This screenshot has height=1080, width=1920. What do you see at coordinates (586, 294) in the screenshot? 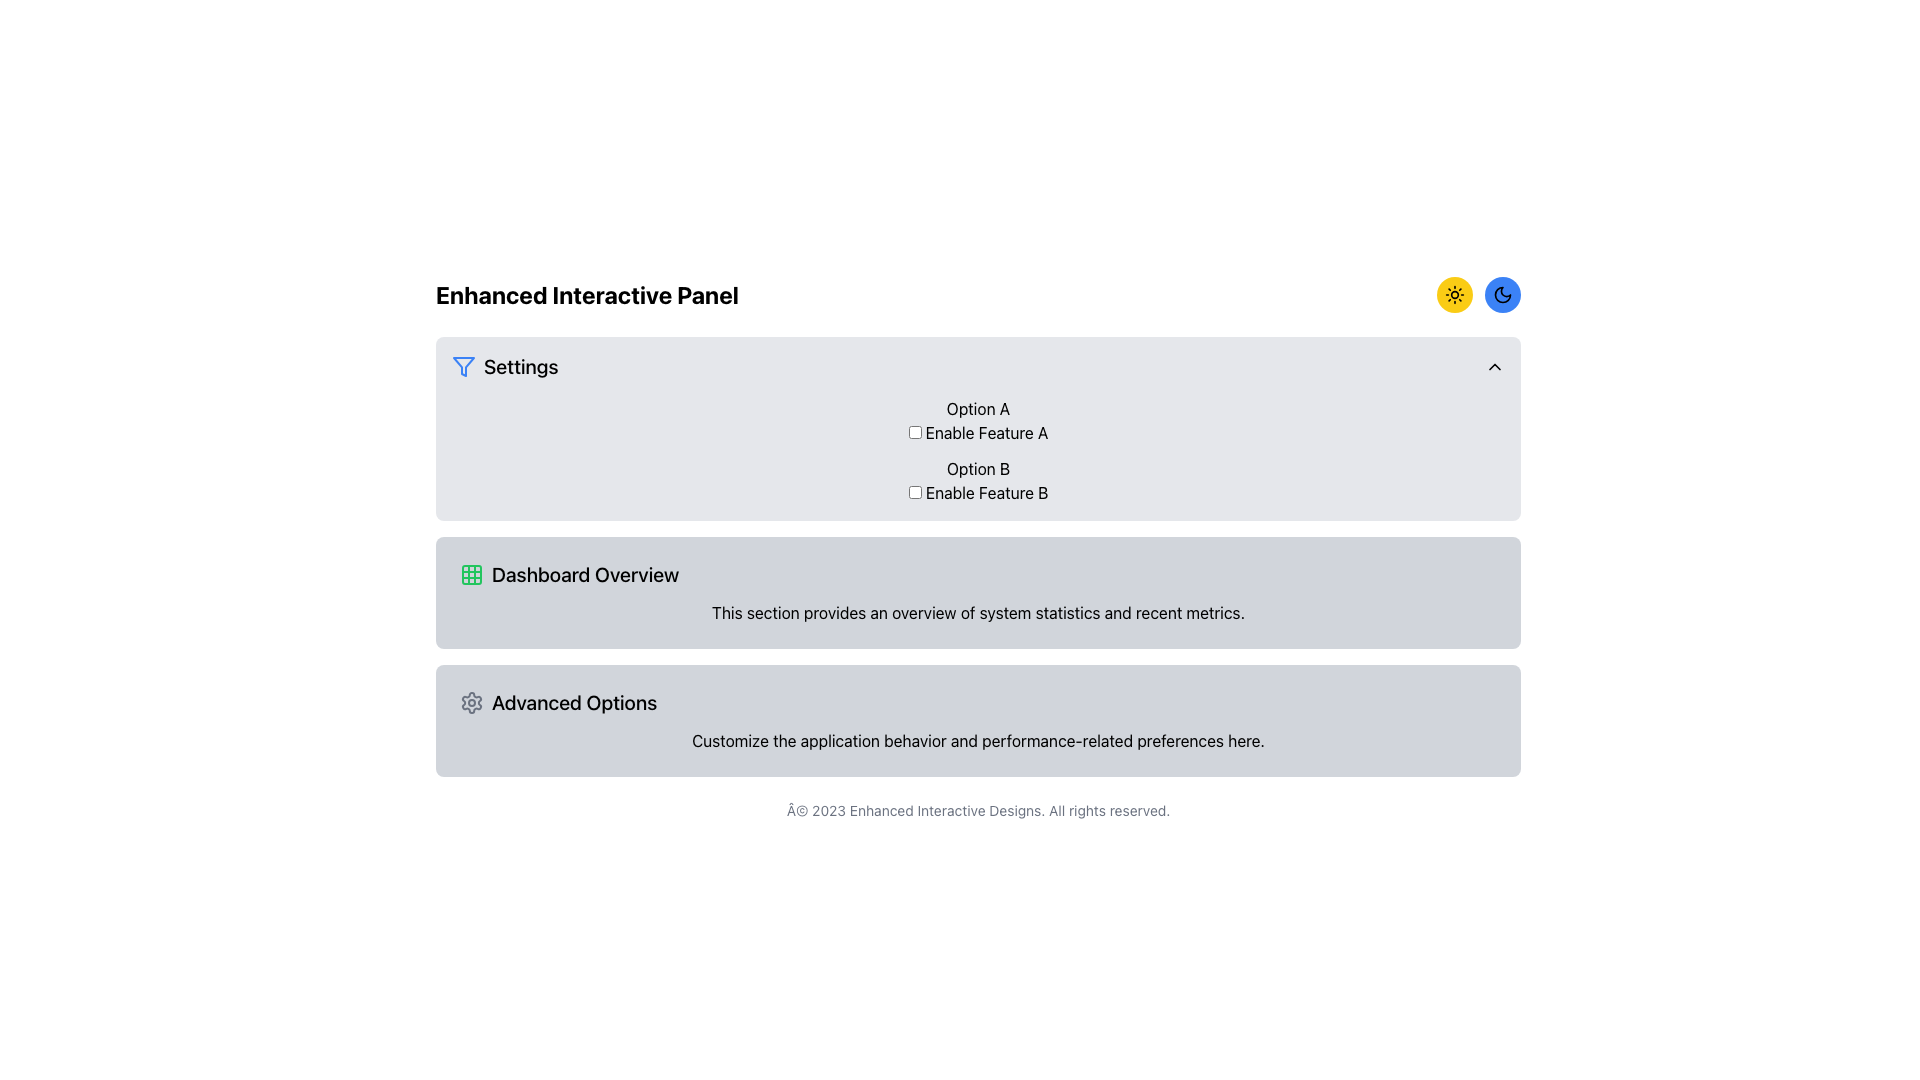
I see `the bold header text element reading 'Enhanced Interactive Panel' located at the top of the page` at bounding box center [586, 294].